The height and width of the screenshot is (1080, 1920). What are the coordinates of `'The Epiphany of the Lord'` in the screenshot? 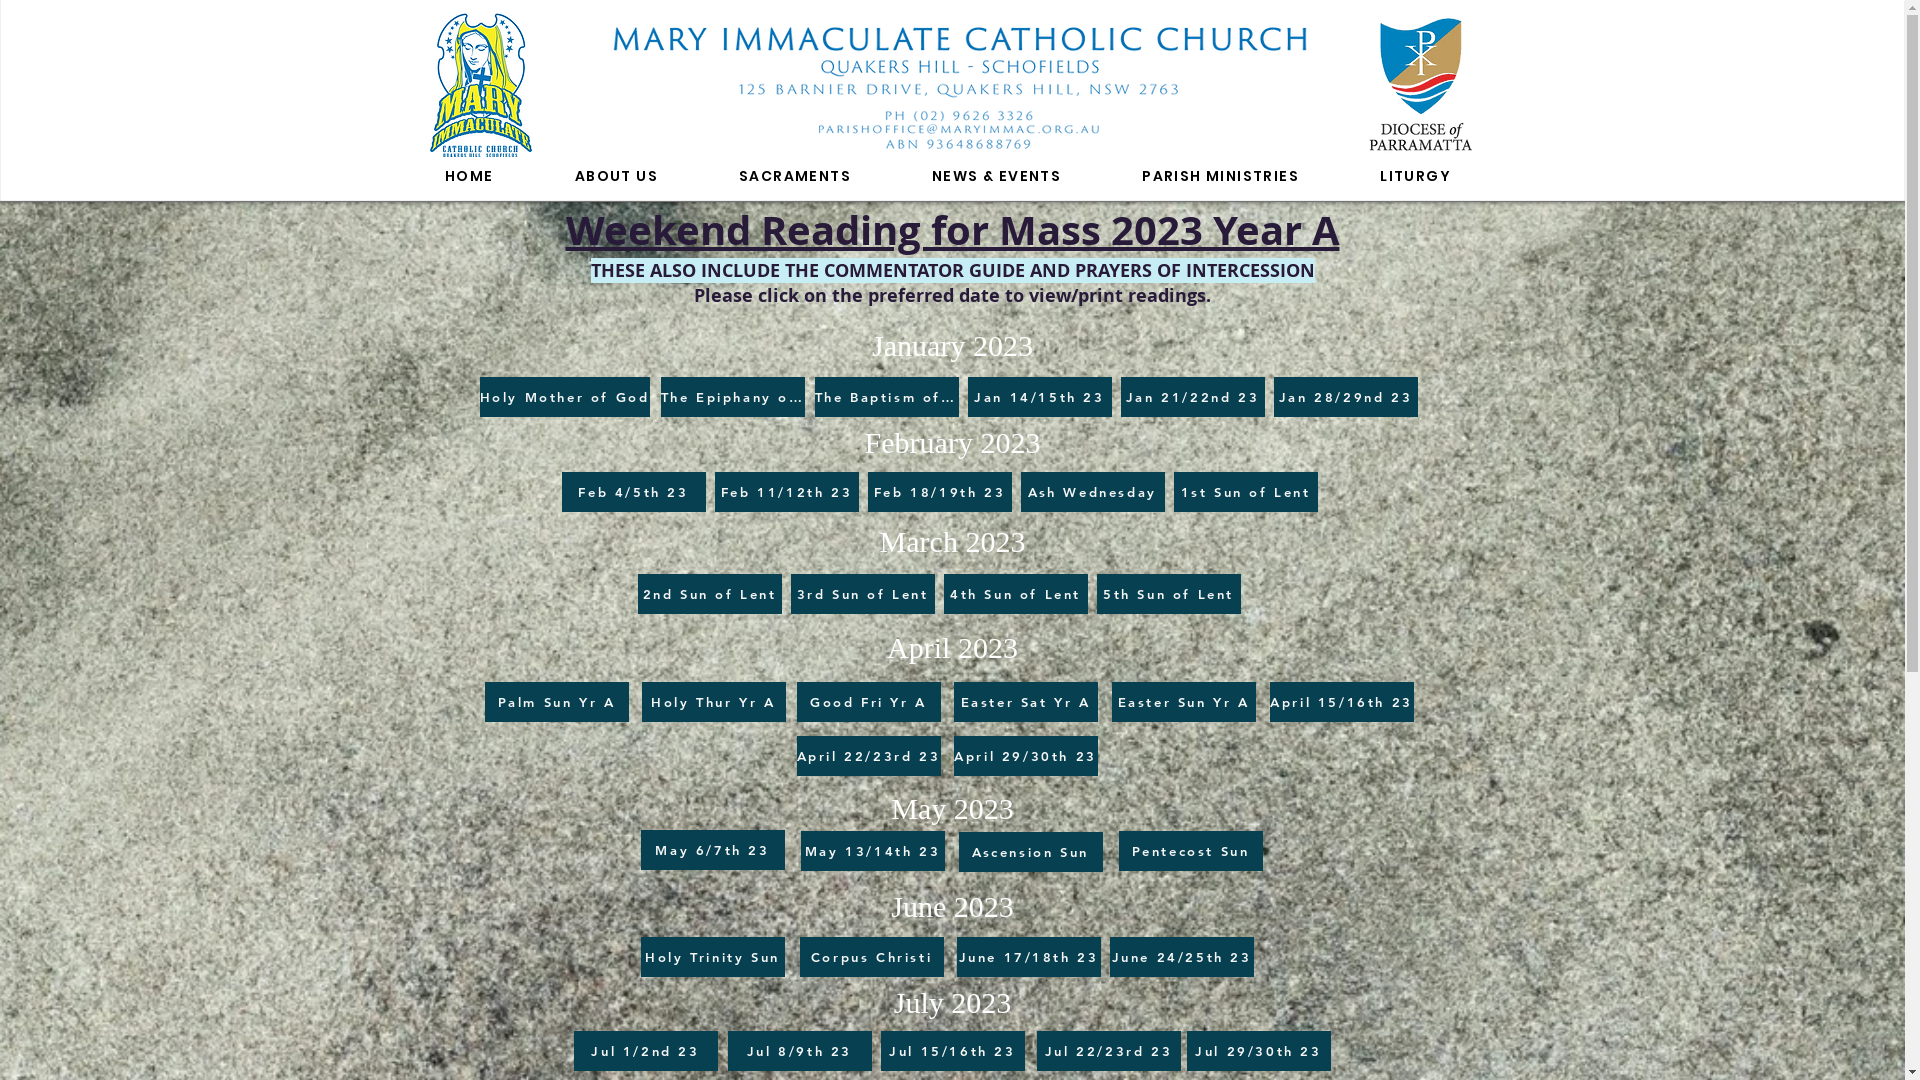 It's located at (730, 397).